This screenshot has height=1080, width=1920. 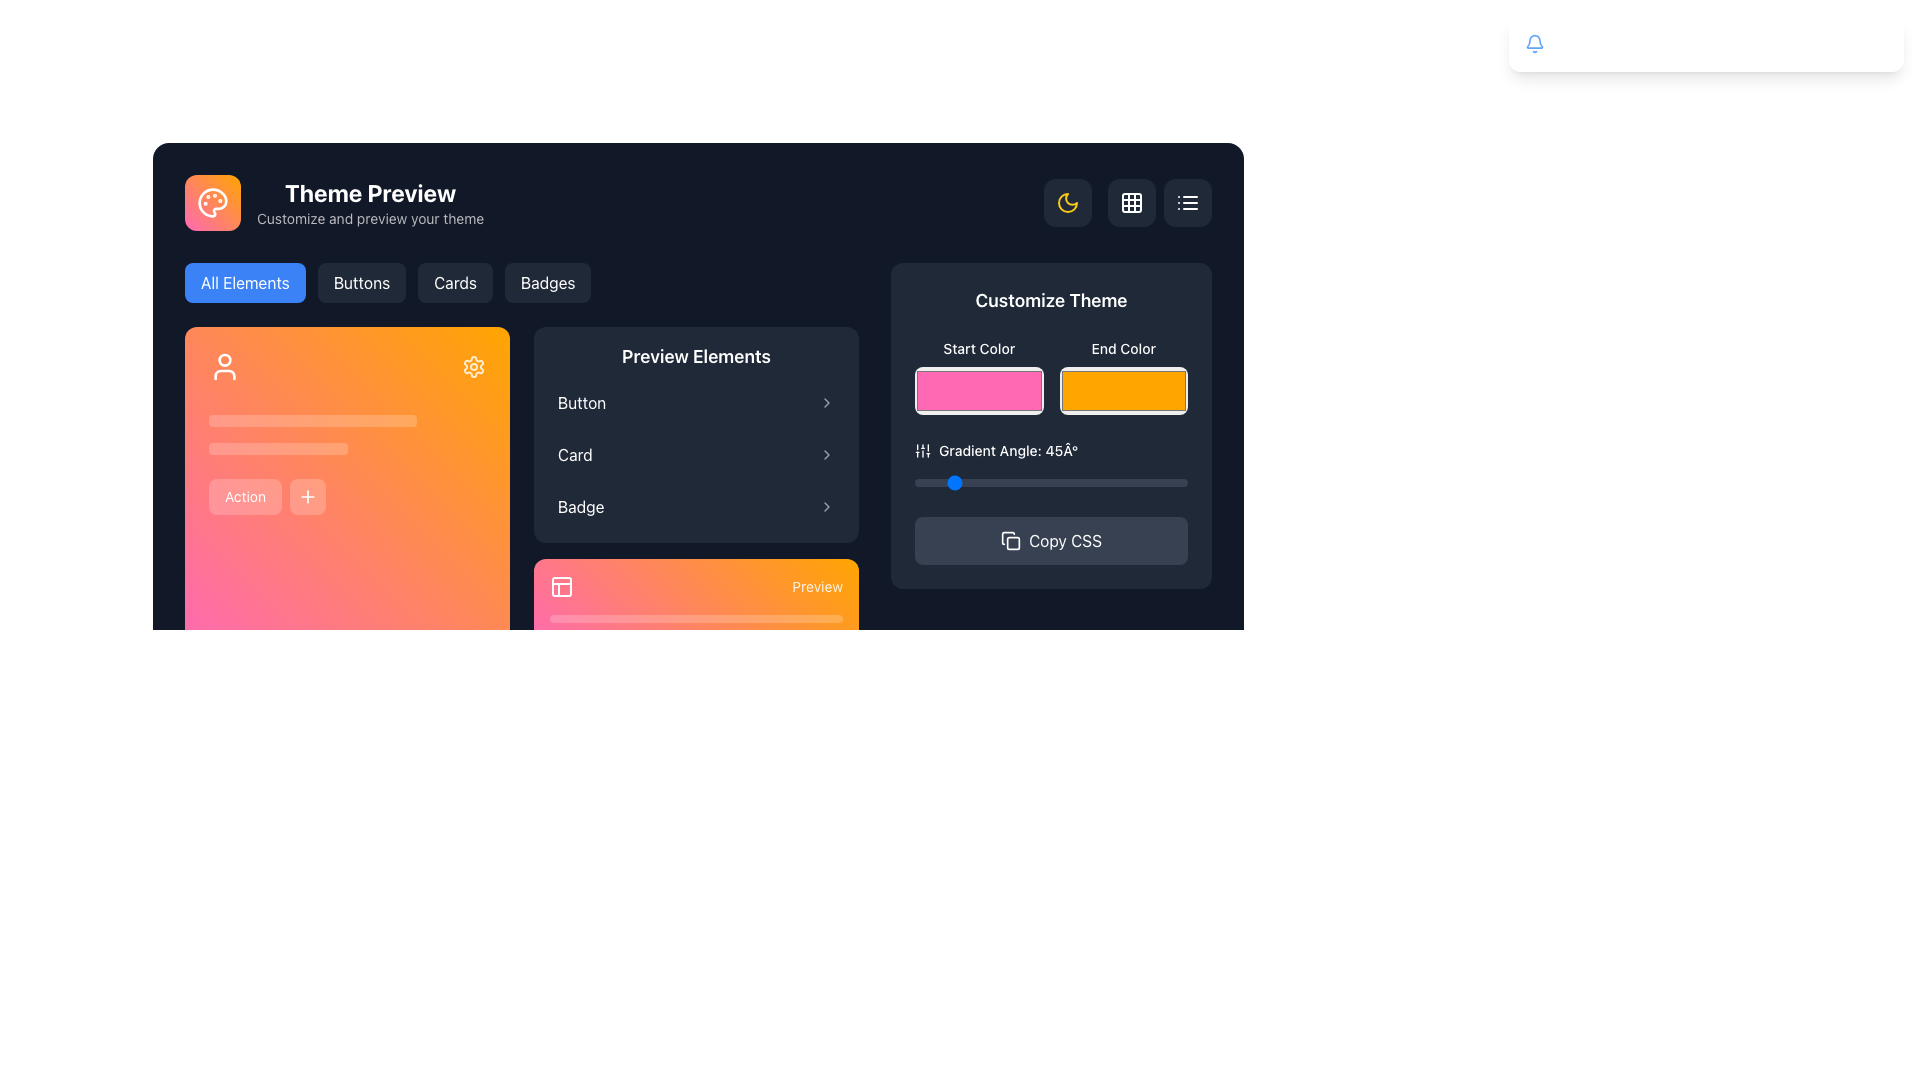 I want to click on the night mode toggle button located in the top-right corner of the interface, which features a moon icon, so click(x=1067, y=203).